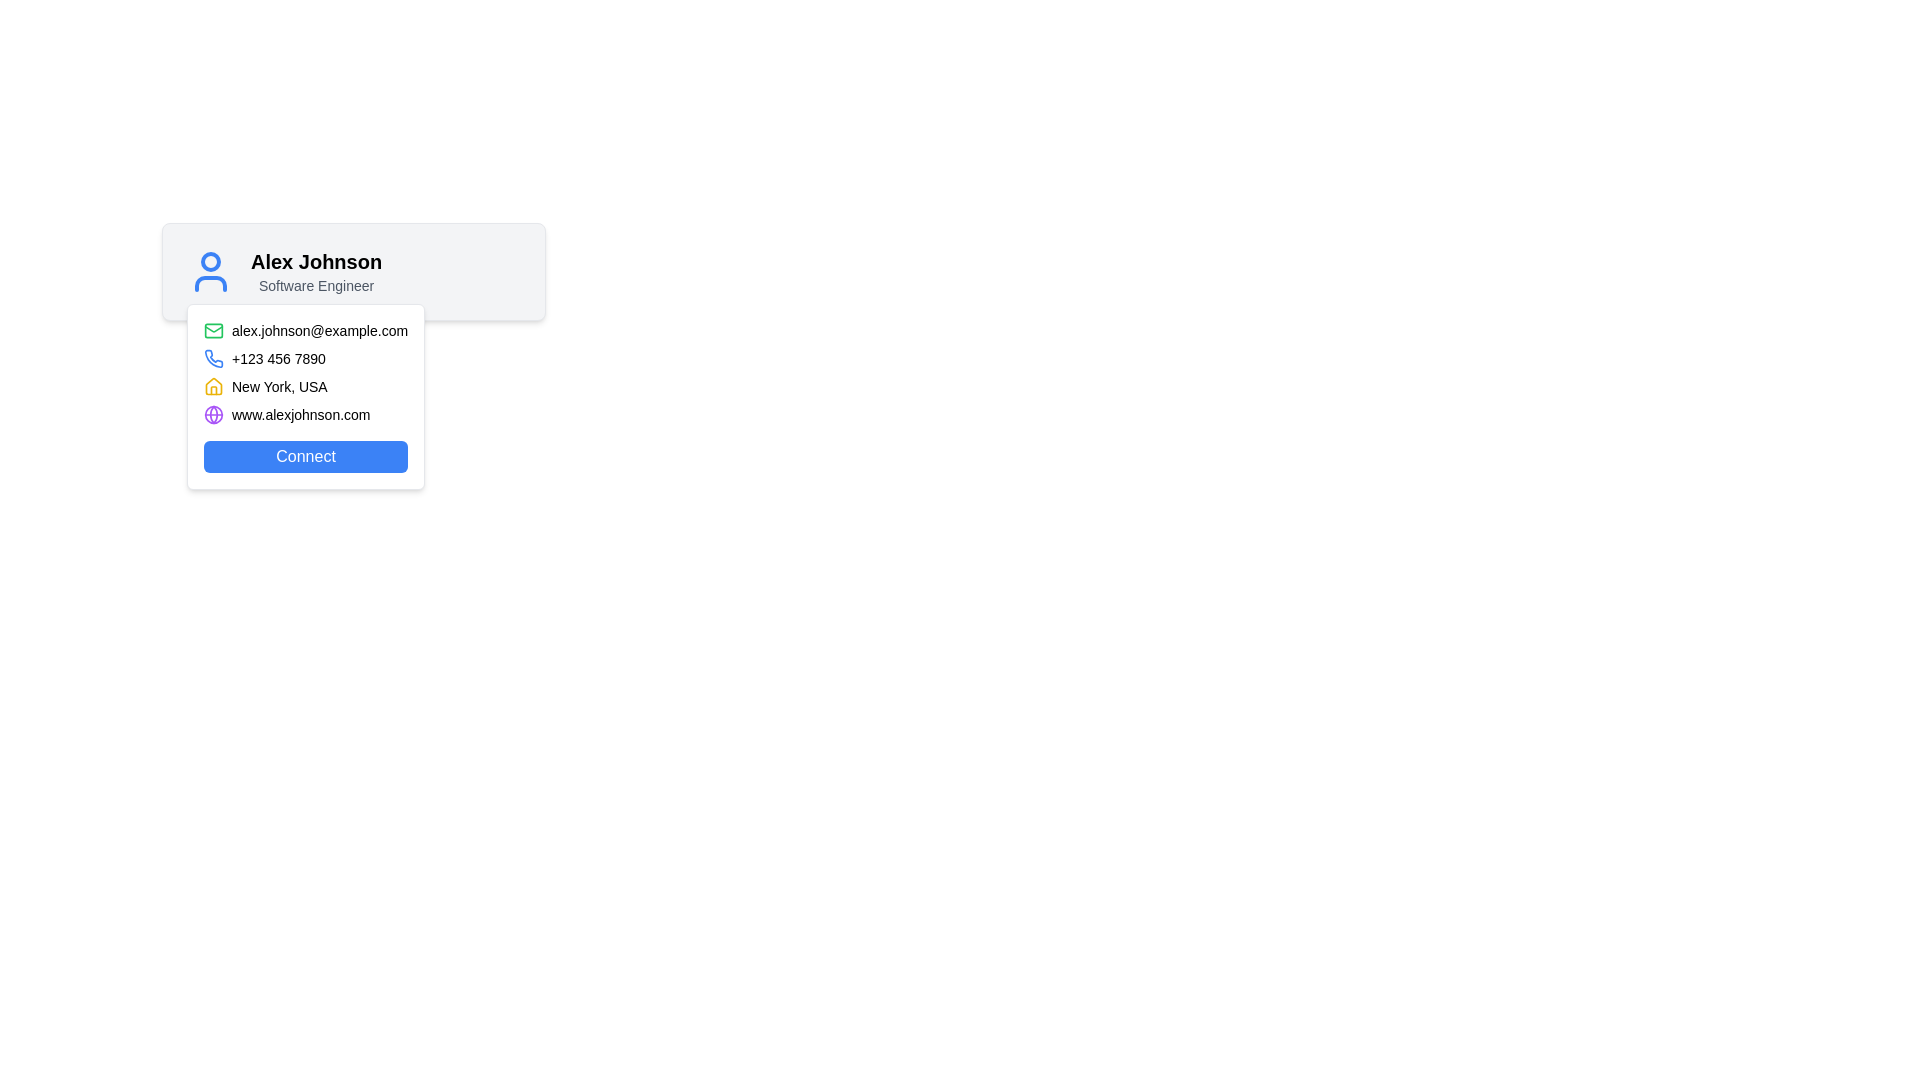 Image resolution: width=1920 pixels, height=1080 pixels. Describe the element at coordinates (305, 397) in the screenshot. I see `the static text label displaying the address 'New York, USA' which is the third item in the list within the pop-up card below the 'Software Engineer' header` at that location.